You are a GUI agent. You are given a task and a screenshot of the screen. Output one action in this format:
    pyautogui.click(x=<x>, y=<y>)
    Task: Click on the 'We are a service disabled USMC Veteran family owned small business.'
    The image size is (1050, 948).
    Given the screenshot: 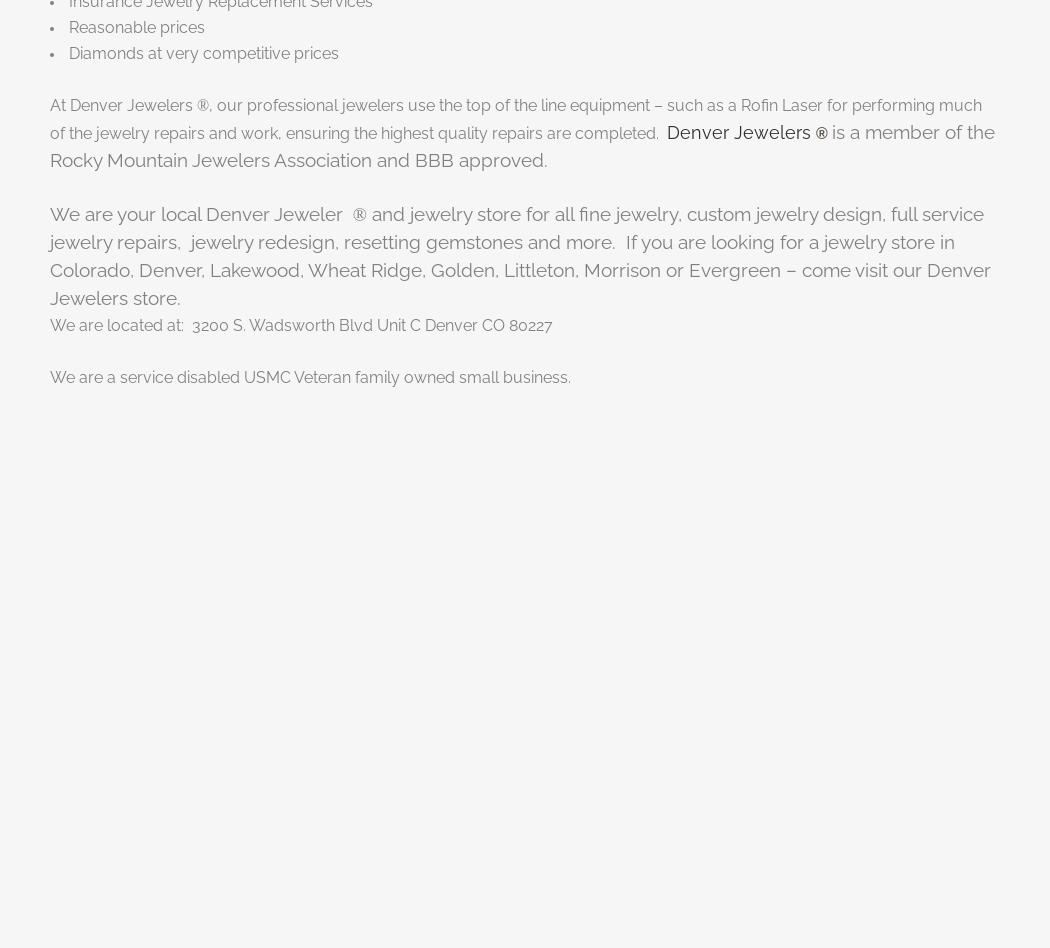 What is the action you would take?
    pyautogui.click(x=310, y=375)
    